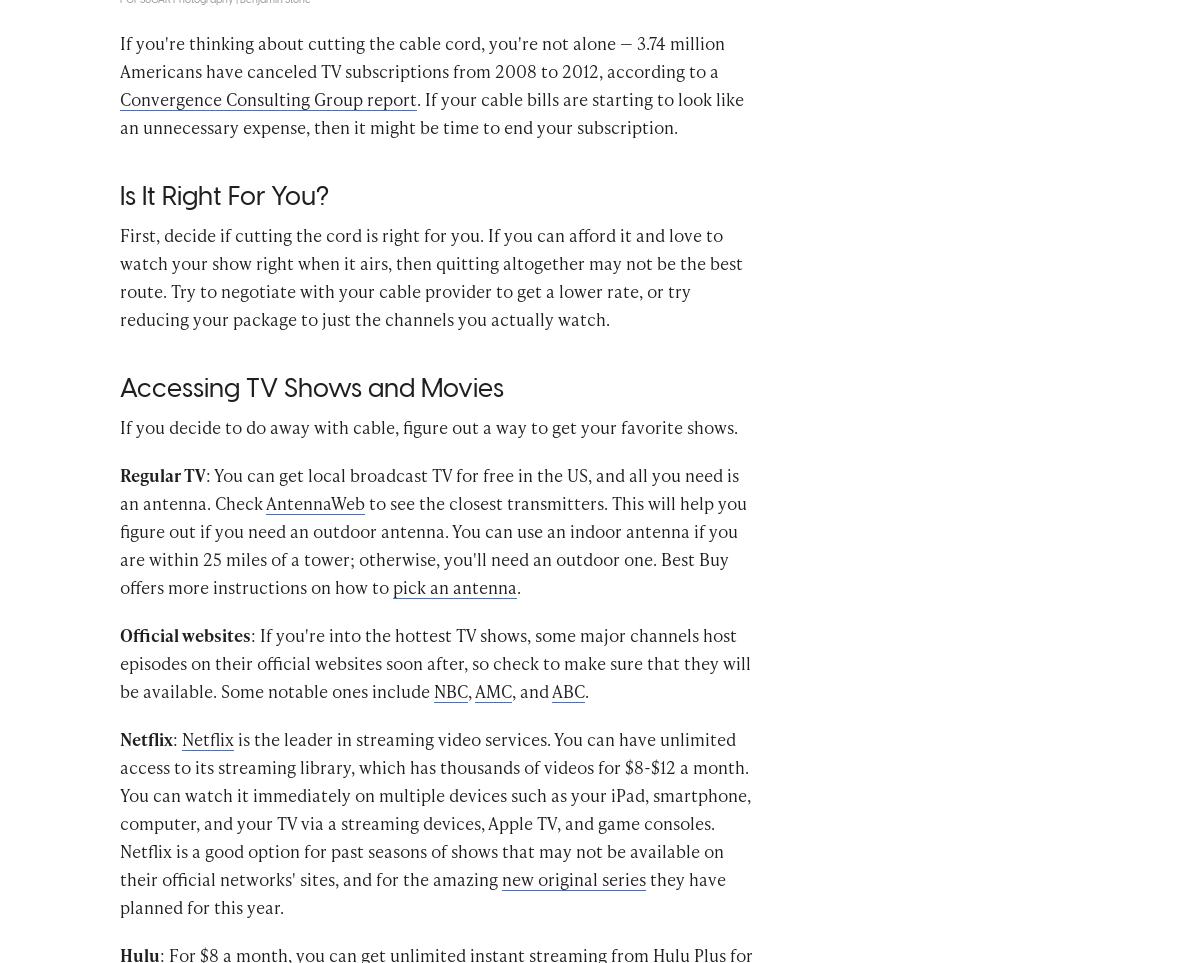 This screenshot has height=963, width=1200. I want to click on ', and', so click(511, 719).